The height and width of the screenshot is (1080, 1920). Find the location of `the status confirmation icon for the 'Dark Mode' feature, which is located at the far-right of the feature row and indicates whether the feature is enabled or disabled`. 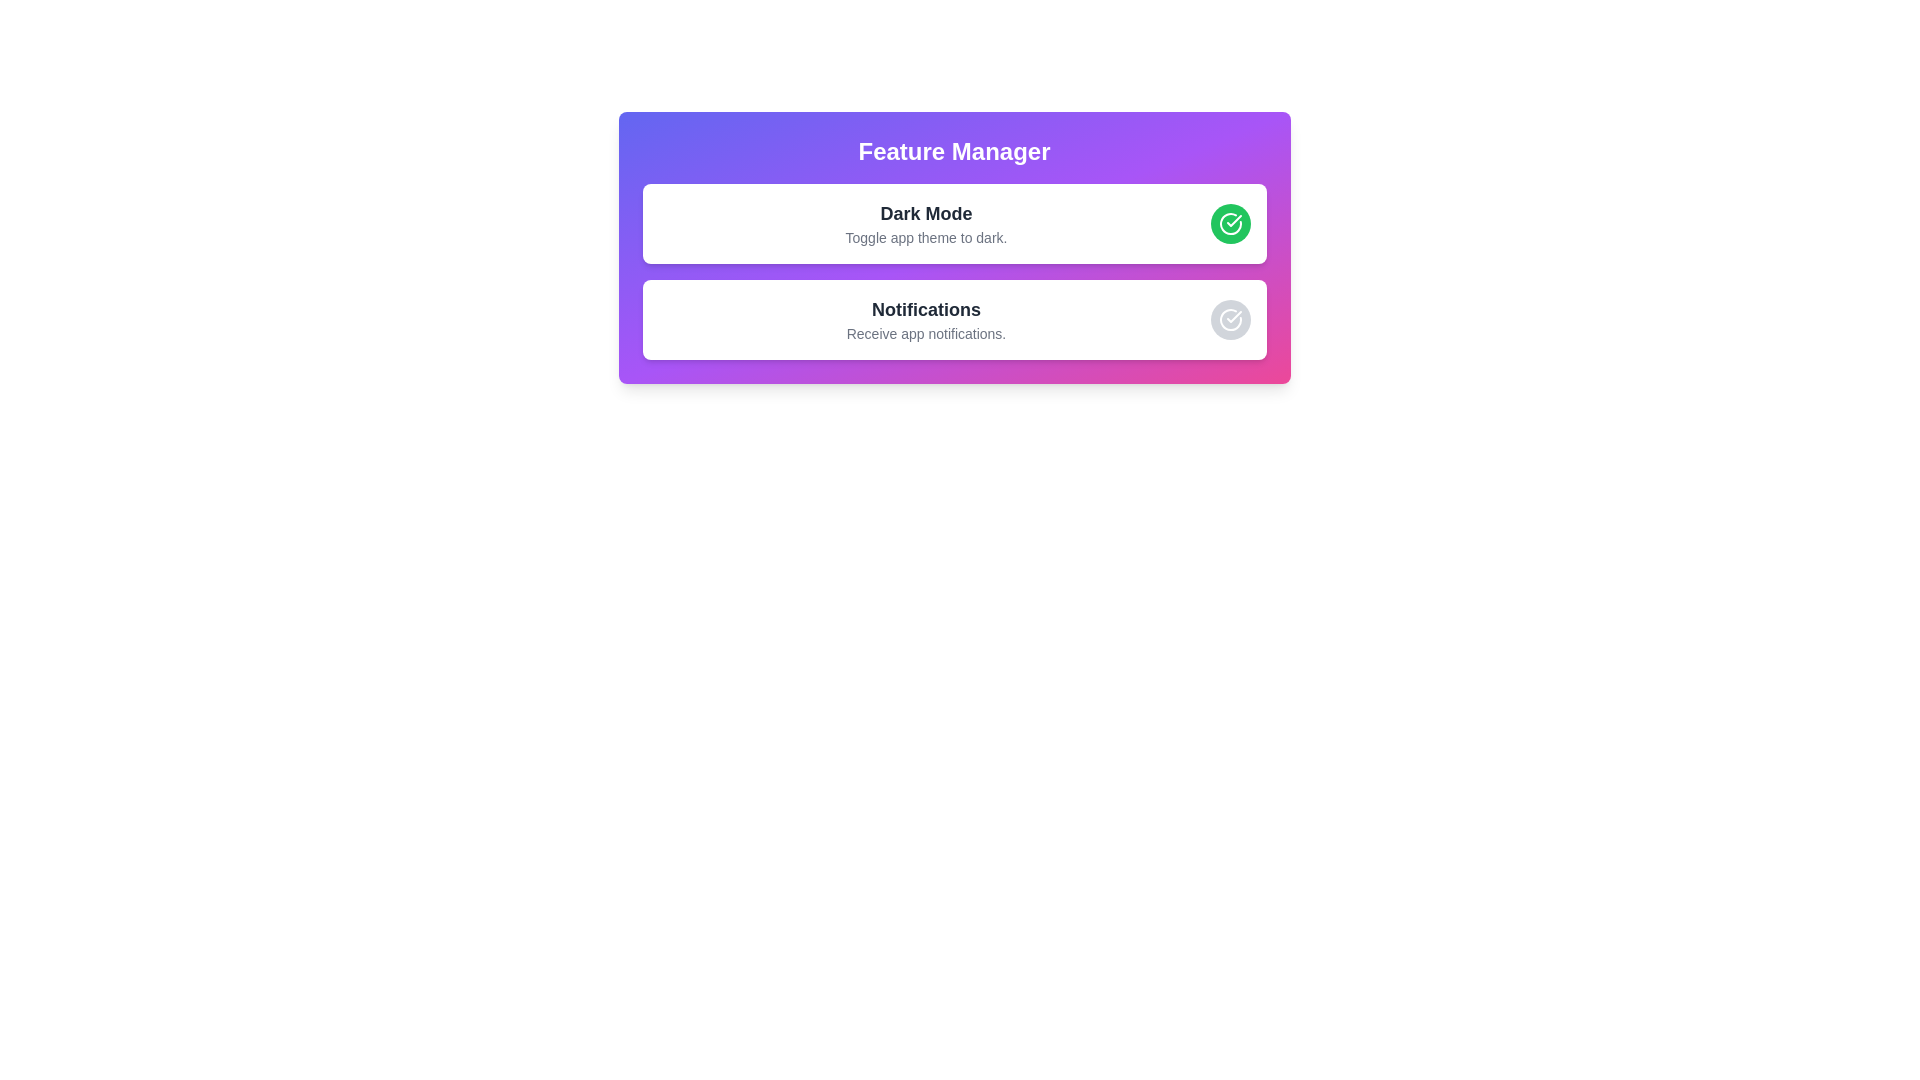

the status confirmation icon for the 'Dark Mode' feature, which is located at the far-right of the feature row and indicates whether the feature is enabled or disabled is located at coordinates (1229, 223).